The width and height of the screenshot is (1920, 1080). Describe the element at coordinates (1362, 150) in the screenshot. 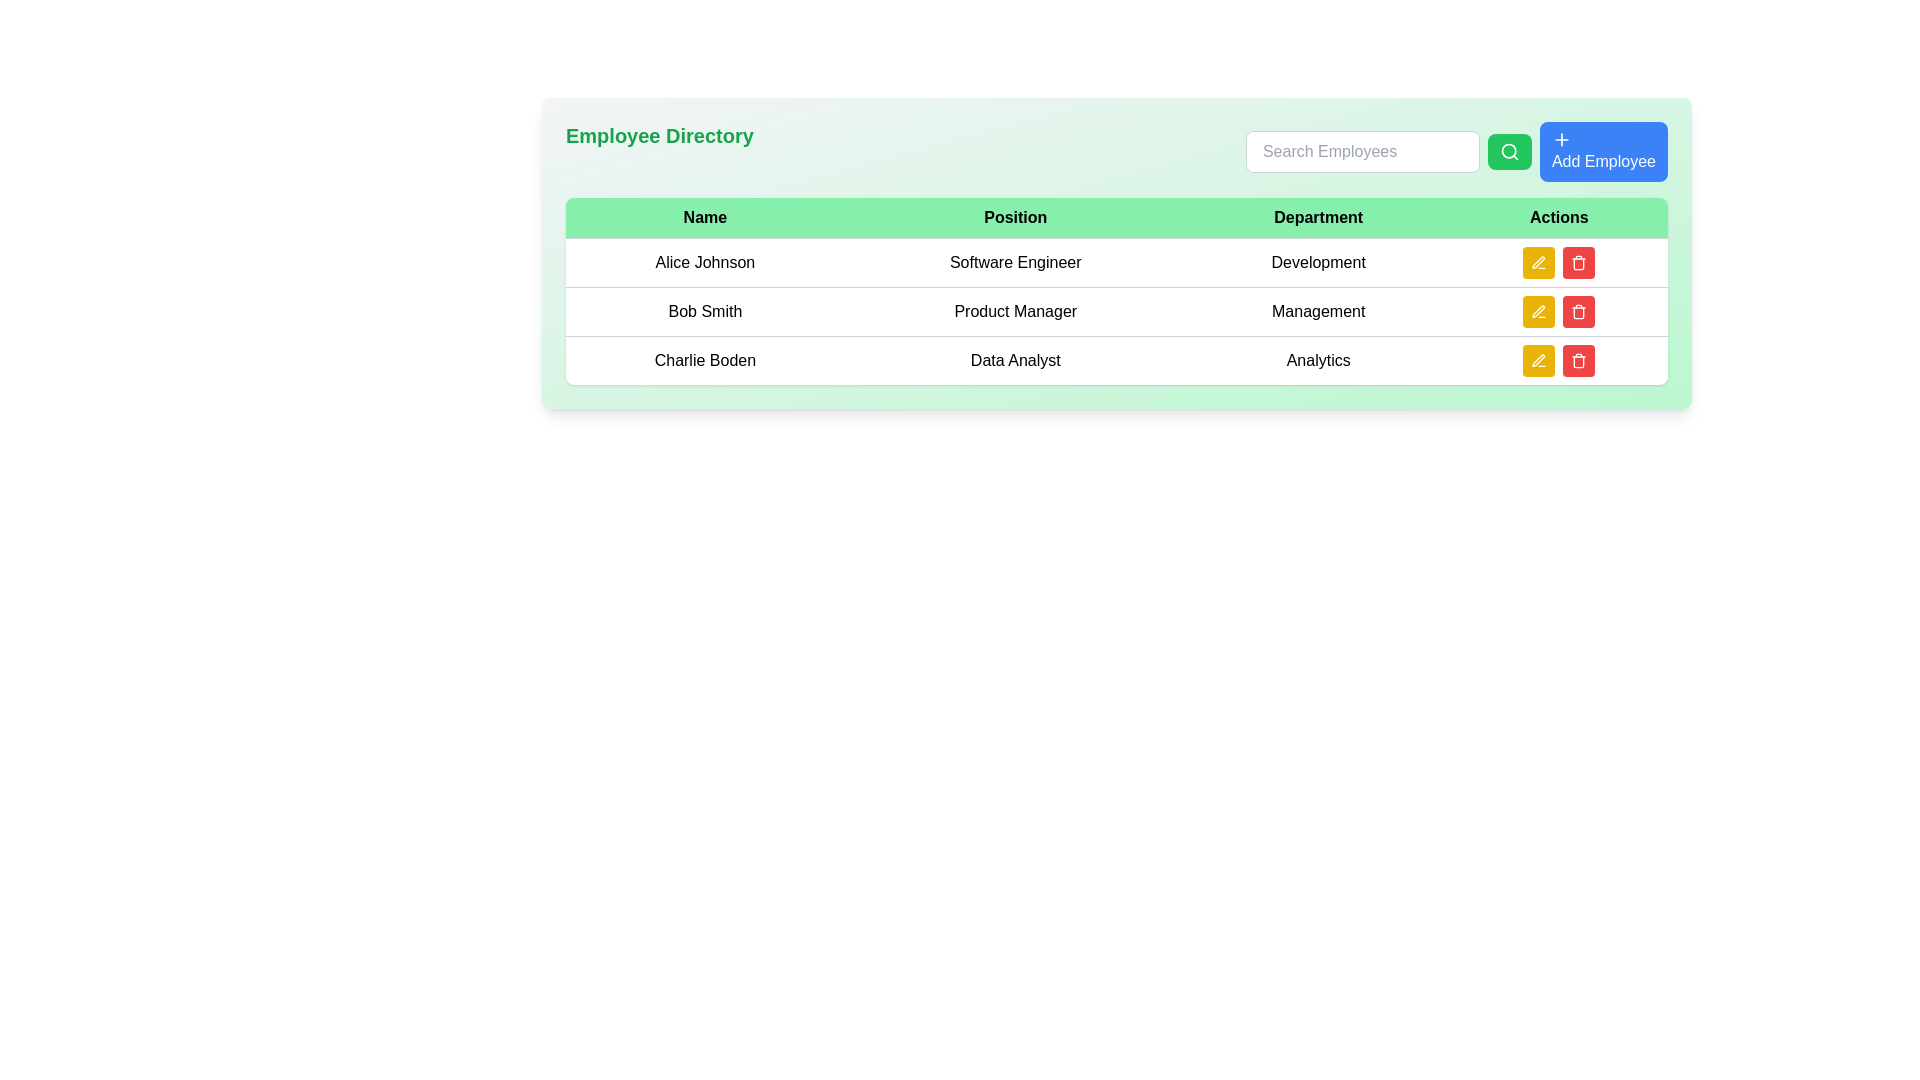

I see `the text input field used for searching employees, which is positioned to the left of the search button and to the right of the employee details table` at that location.